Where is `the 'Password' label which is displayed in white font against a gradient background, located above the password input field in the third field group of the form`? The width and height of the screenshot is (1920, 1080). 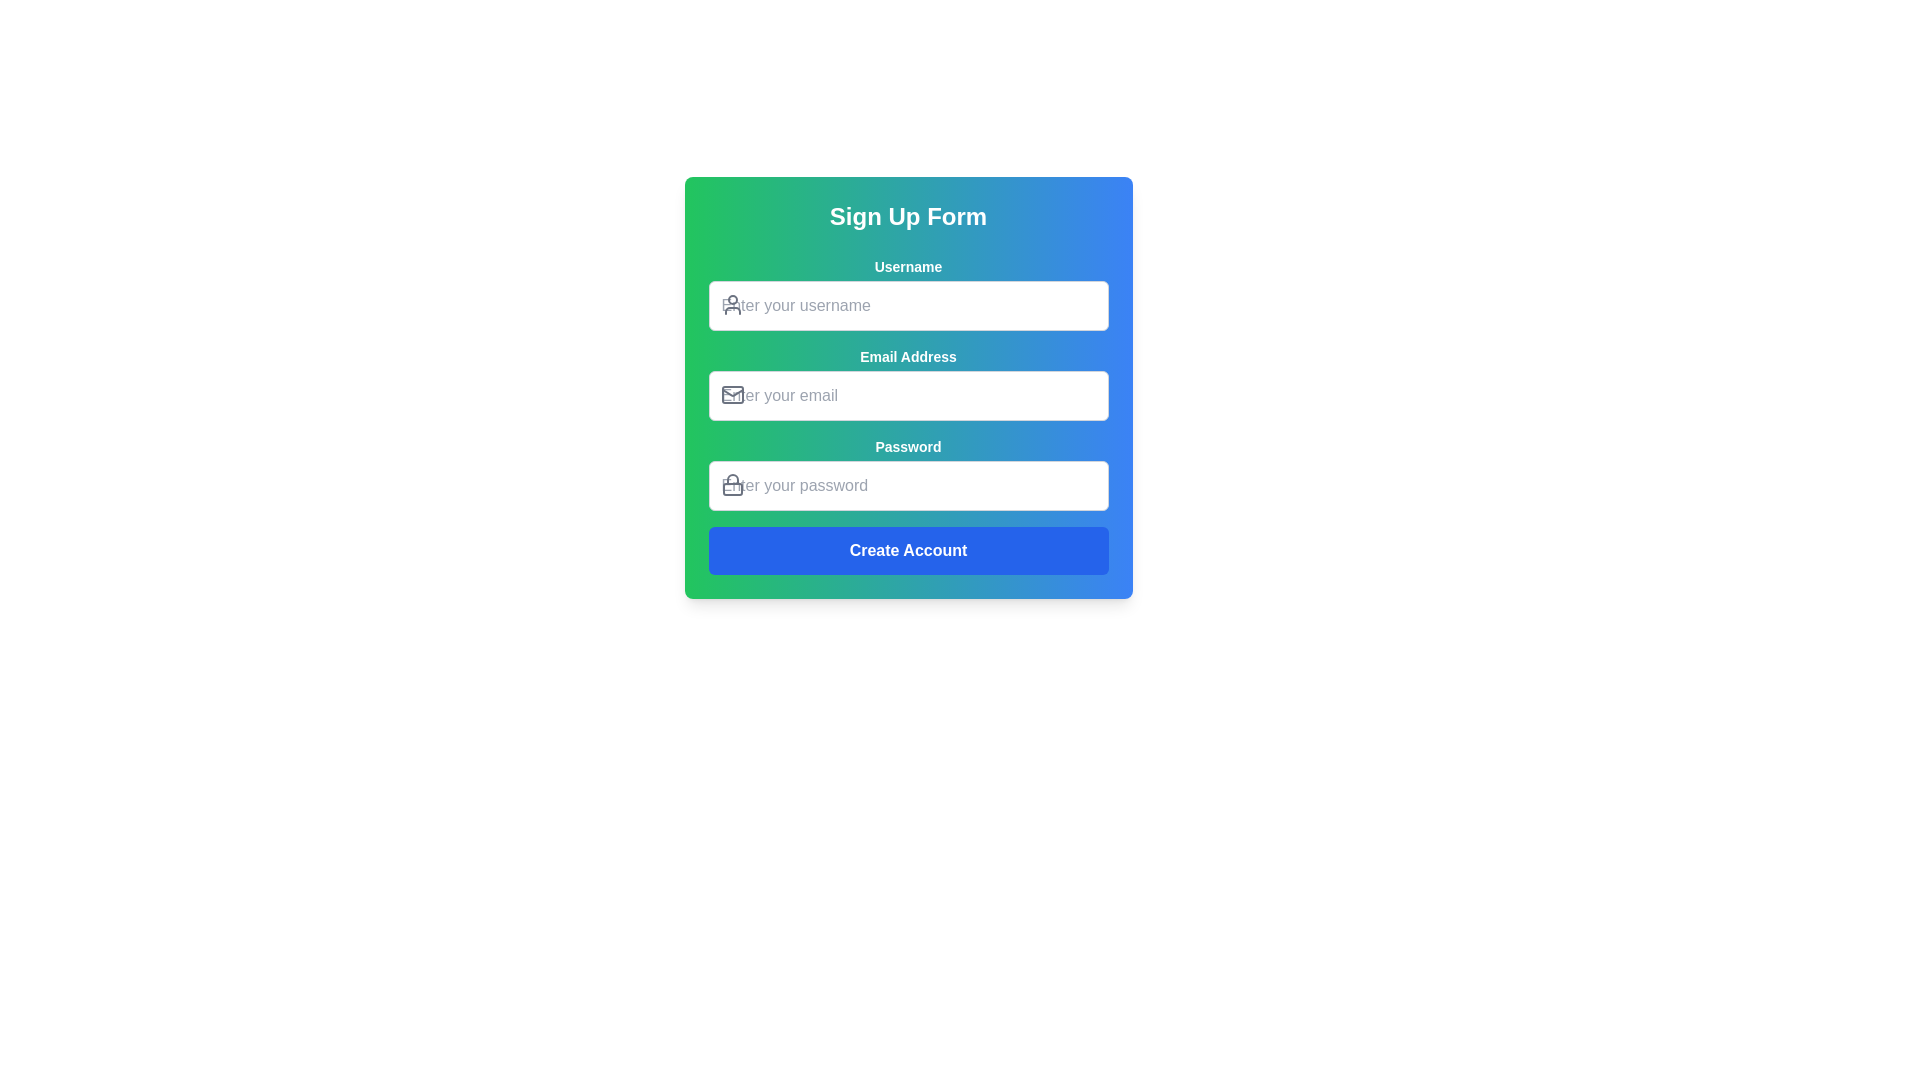 the 'Password' label which is displayed in white font against a gradient background, located above the password input field in the third field group of the form is located at coordinates (907, 446).